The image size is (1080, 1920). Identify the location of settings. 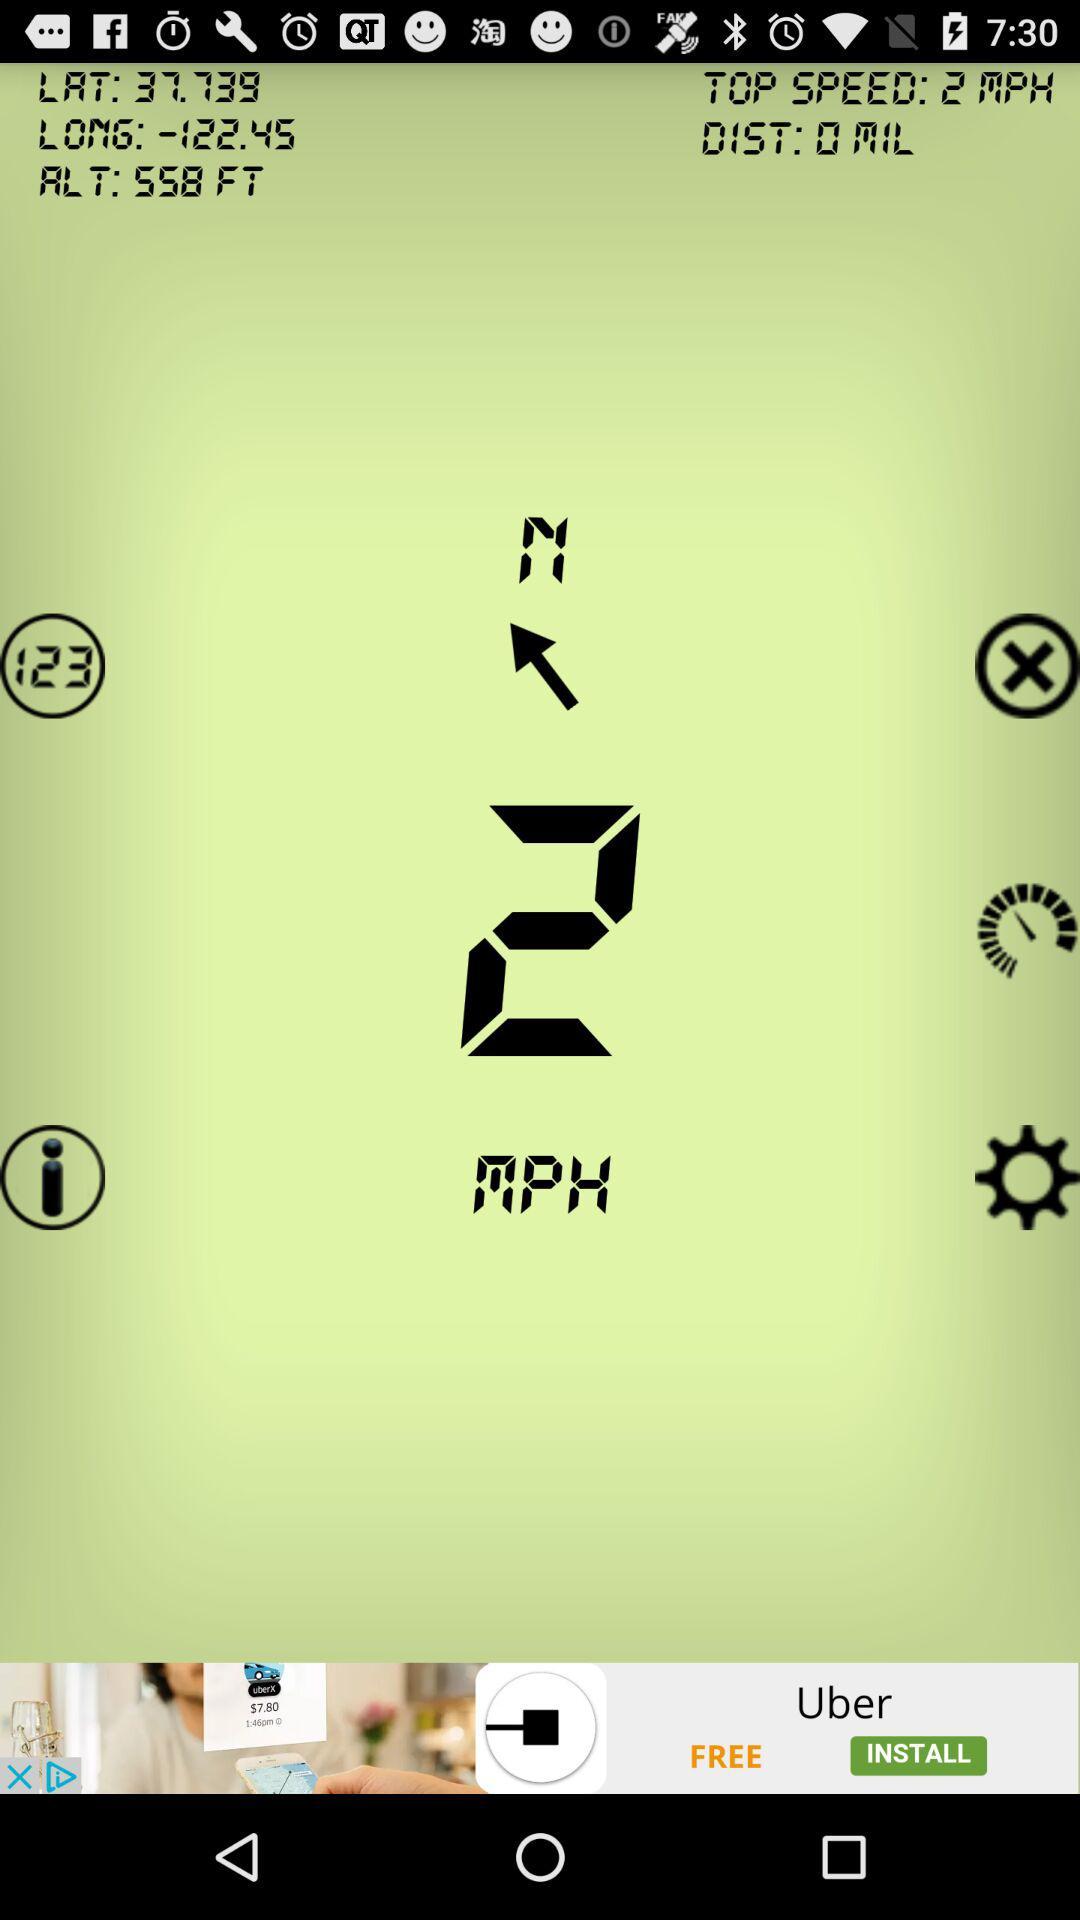
(1027, 1177).